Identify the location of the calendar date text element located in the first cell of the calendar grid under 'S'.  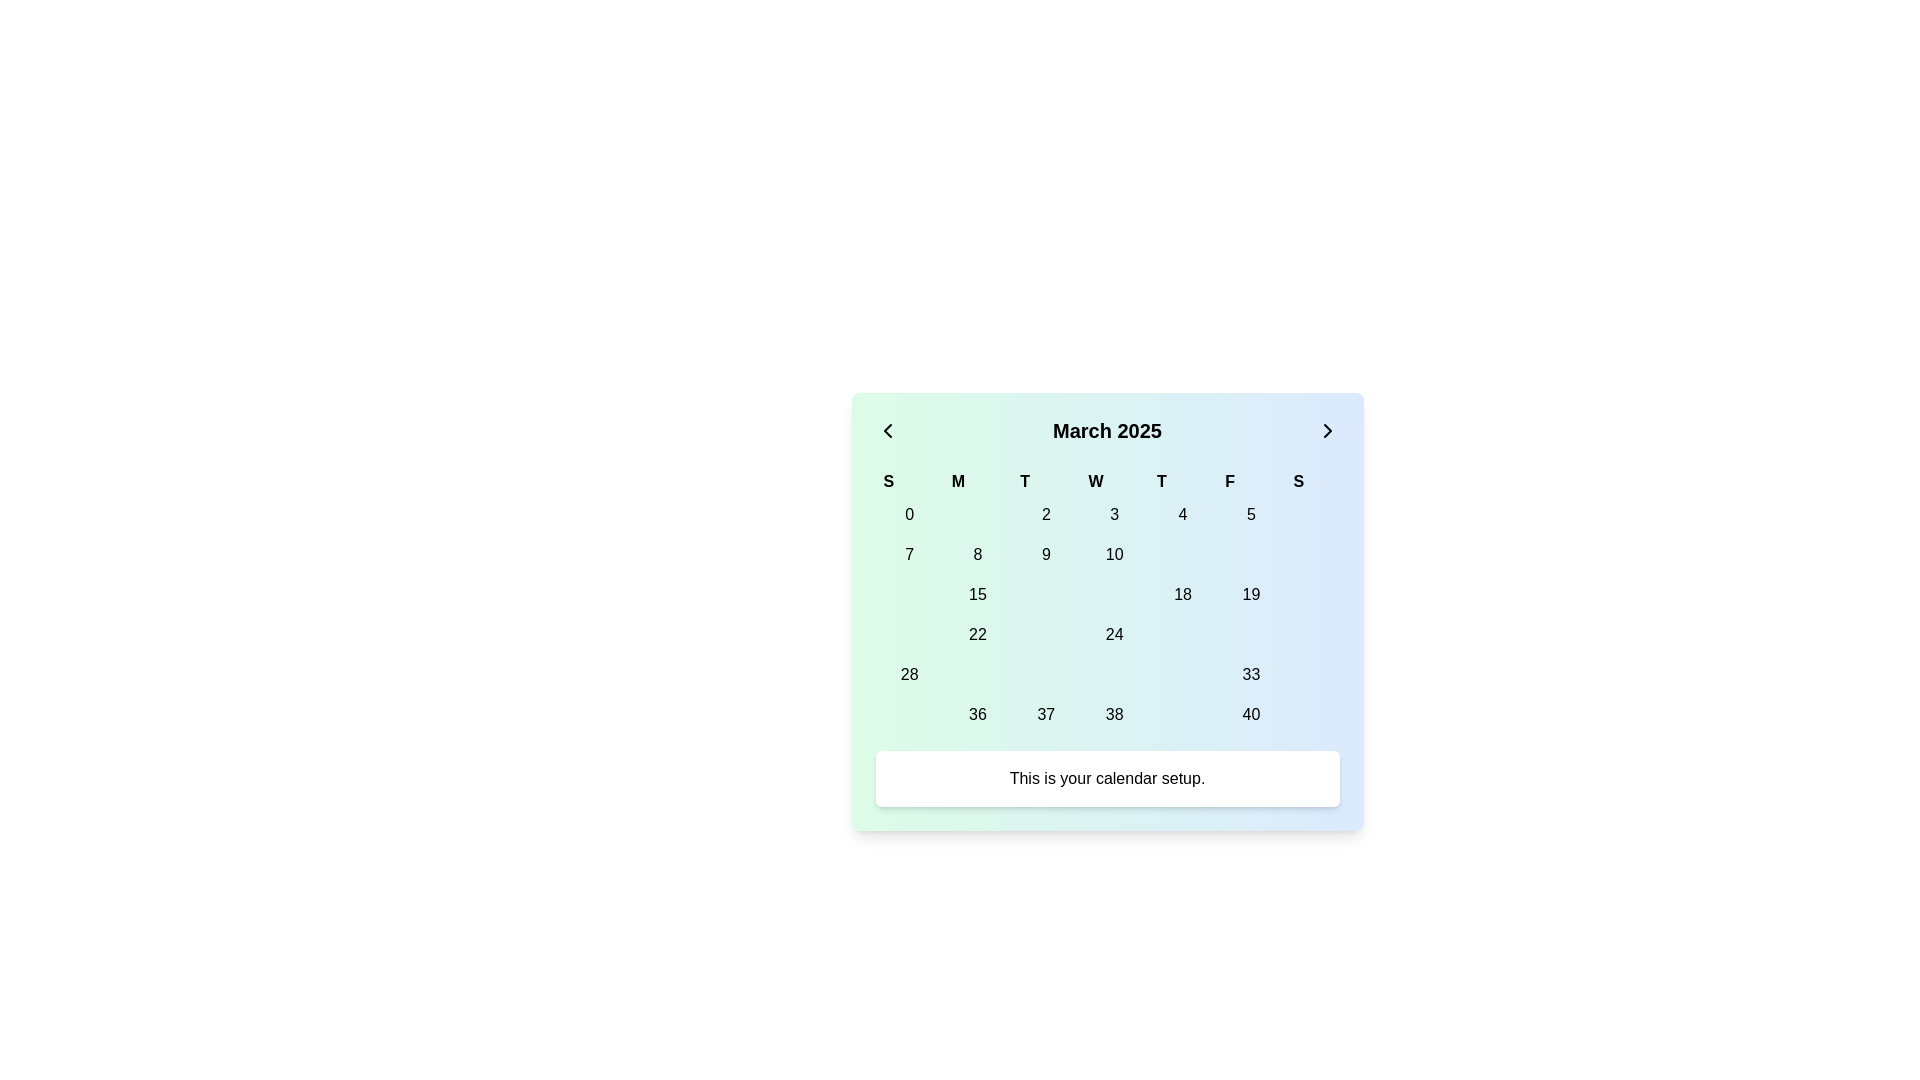
(908, 514).